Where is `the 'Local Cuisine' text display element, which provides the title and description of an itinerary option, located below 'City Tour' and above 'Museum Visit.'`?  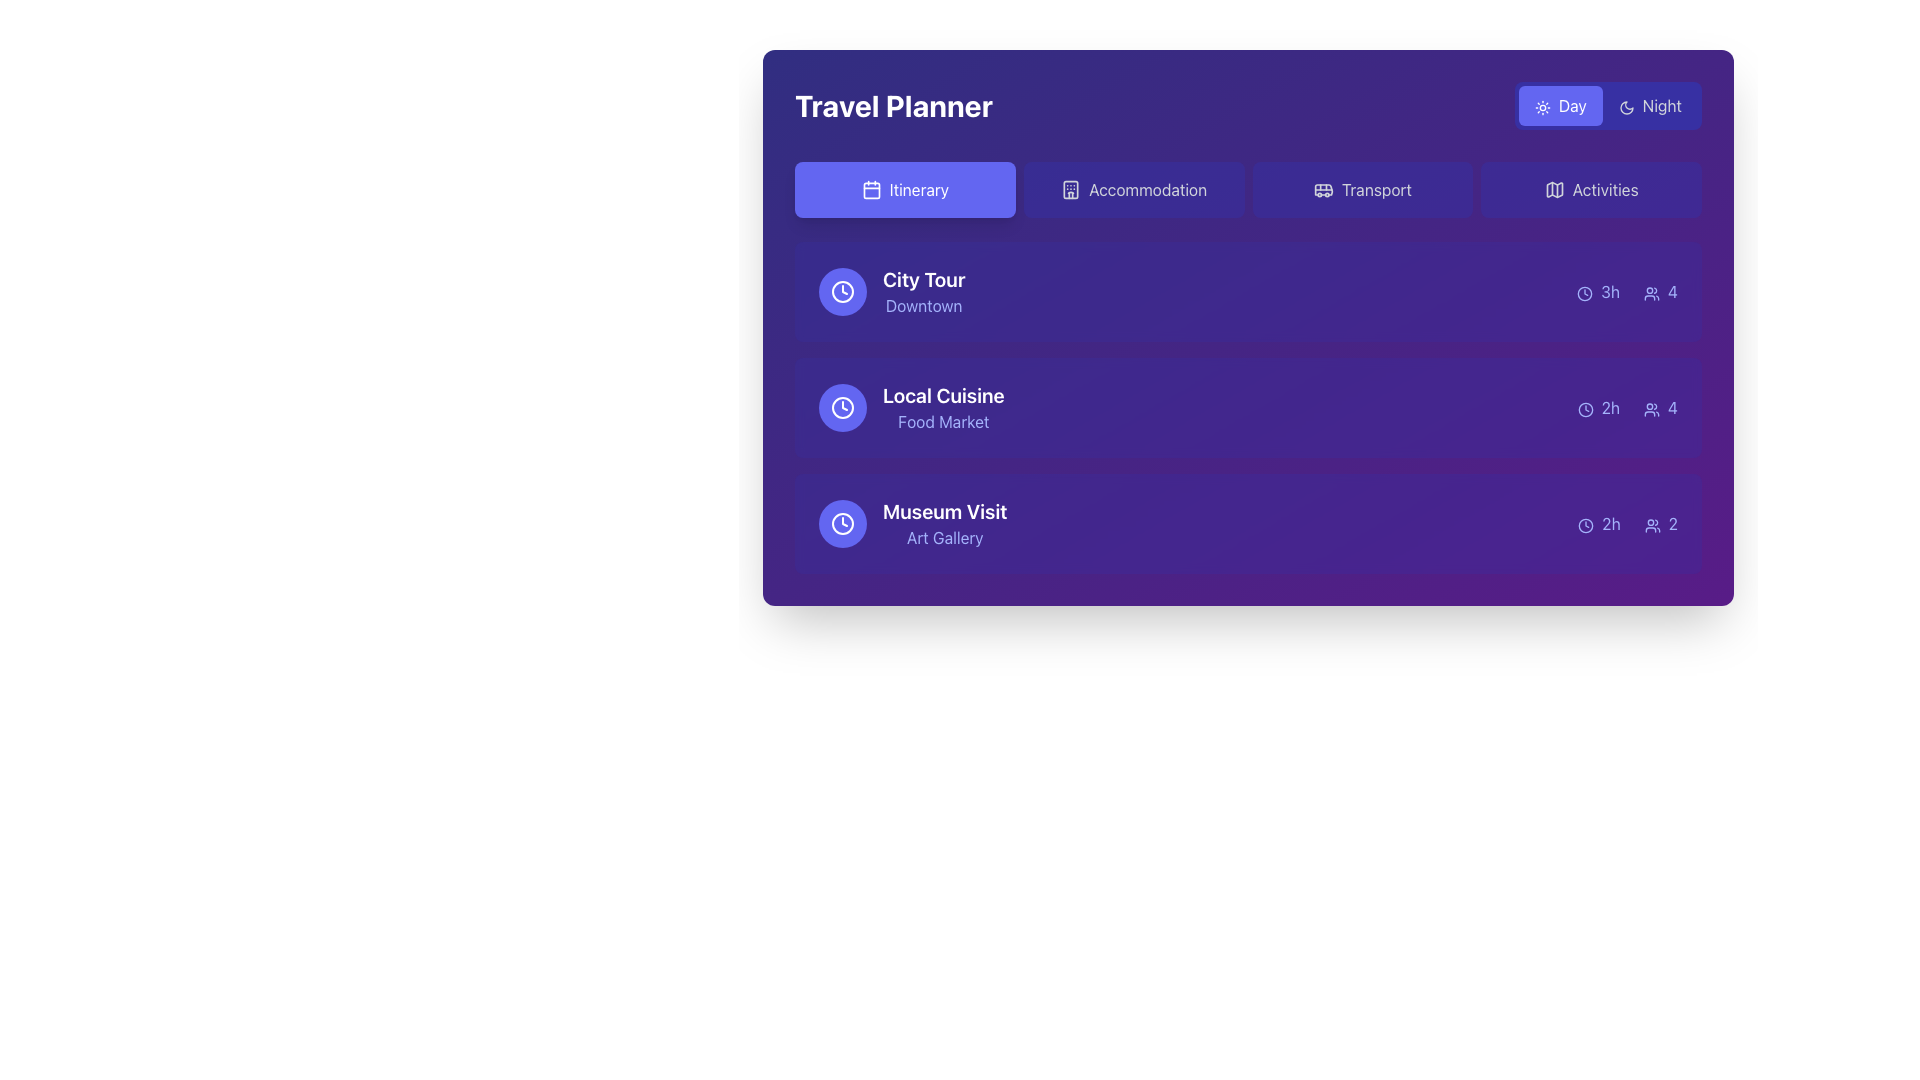
the 'Local Cuisine' text display element, which provides the title and description of an itinerary option, located below 'City Tour' and above 'Museum Visit.' is located at coordinates (942, 407).